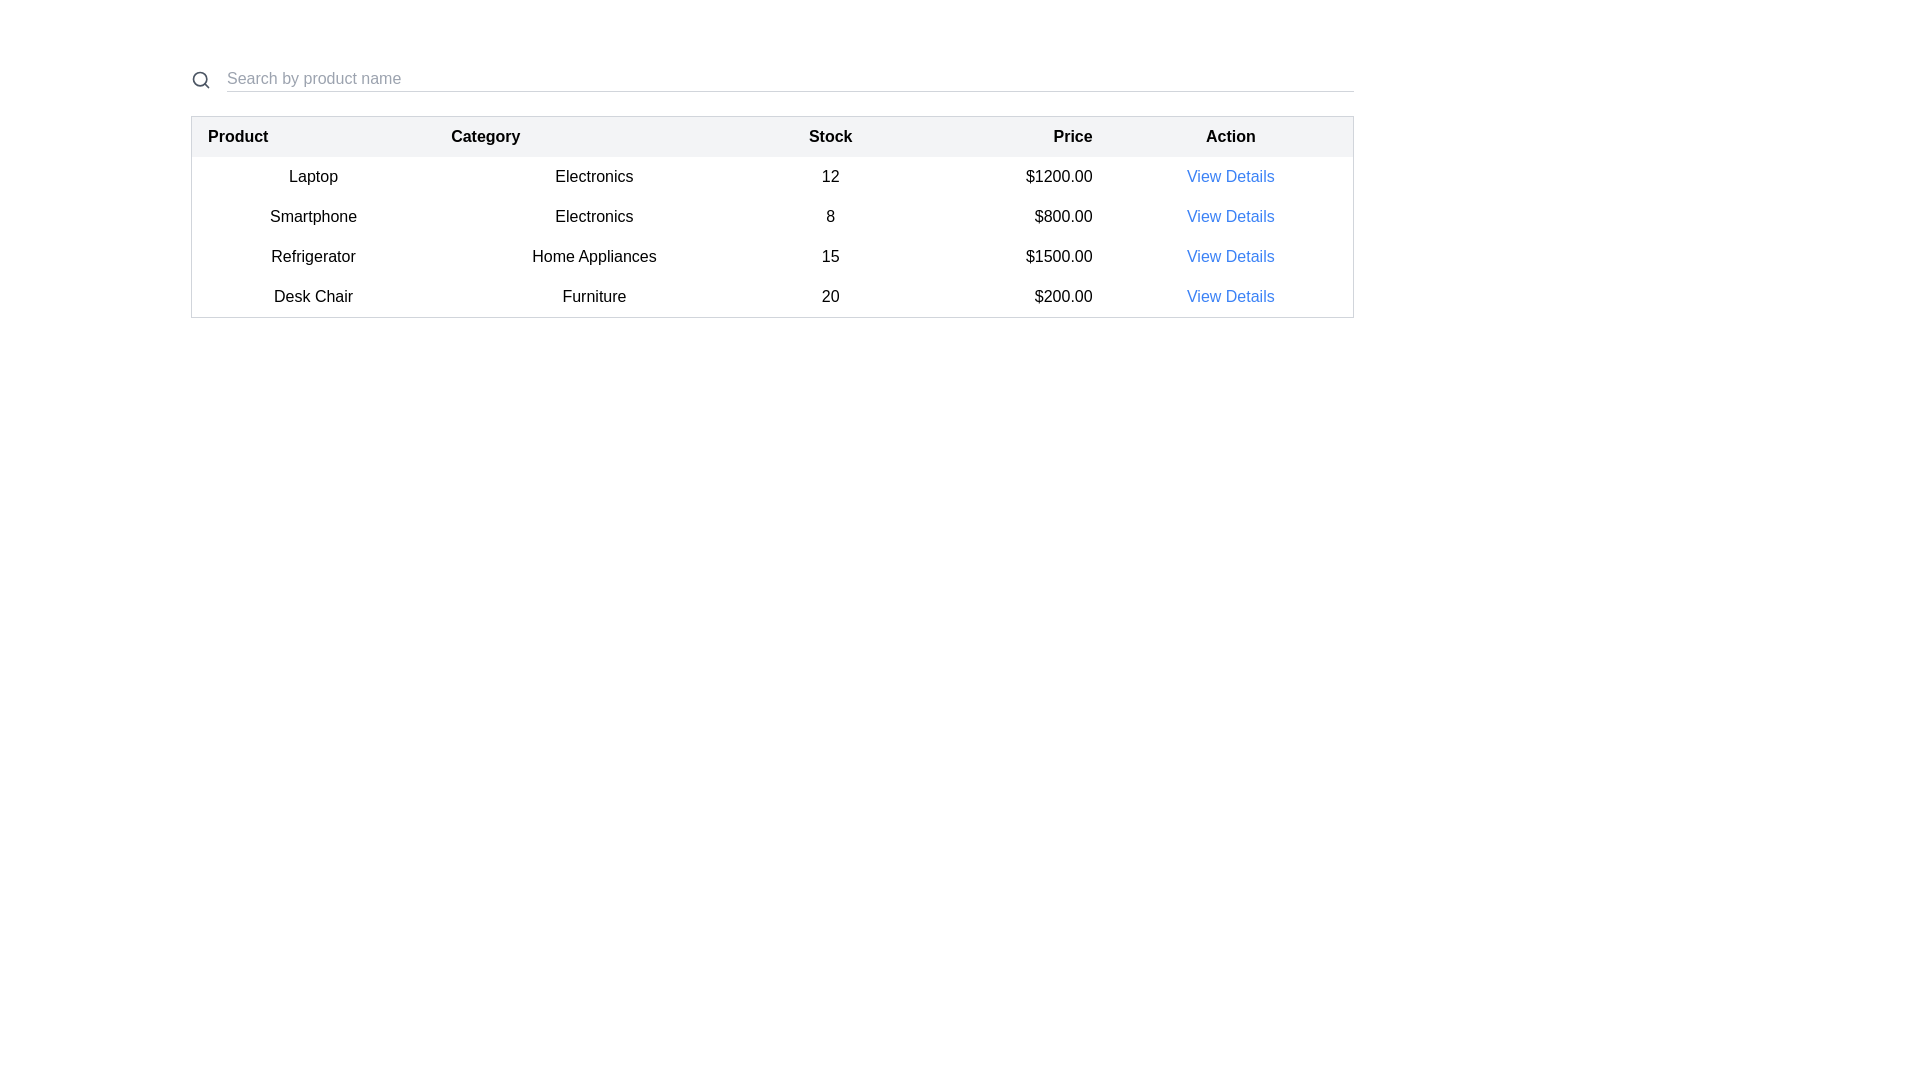 This screenshot has width=1920, height=1080. I want to click on the 'Action' column header label, which is the fifth and last column in the data table, located to the far right, adjacent to the 'Price' column, so click(1230, 135).